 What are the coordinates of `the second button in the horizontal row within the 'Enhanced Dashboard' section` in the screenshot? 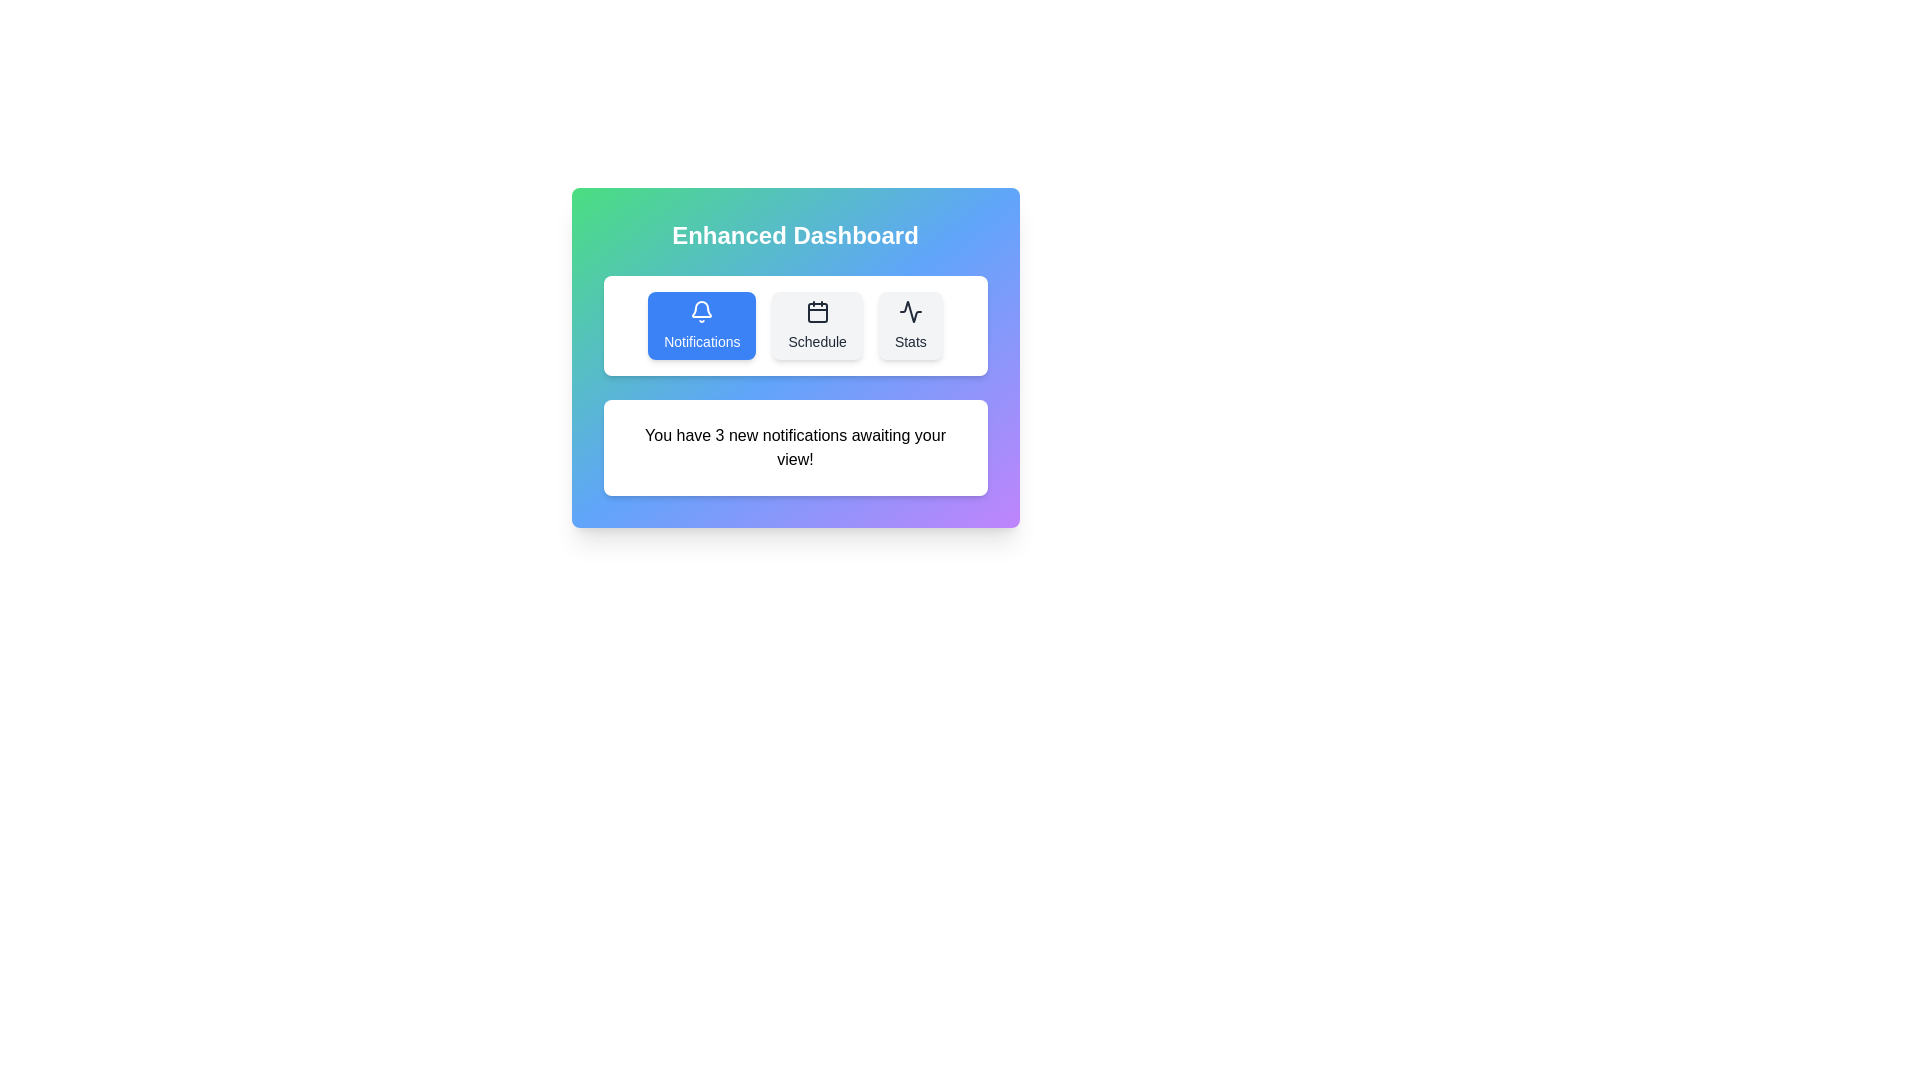 It's located at (817, 325).